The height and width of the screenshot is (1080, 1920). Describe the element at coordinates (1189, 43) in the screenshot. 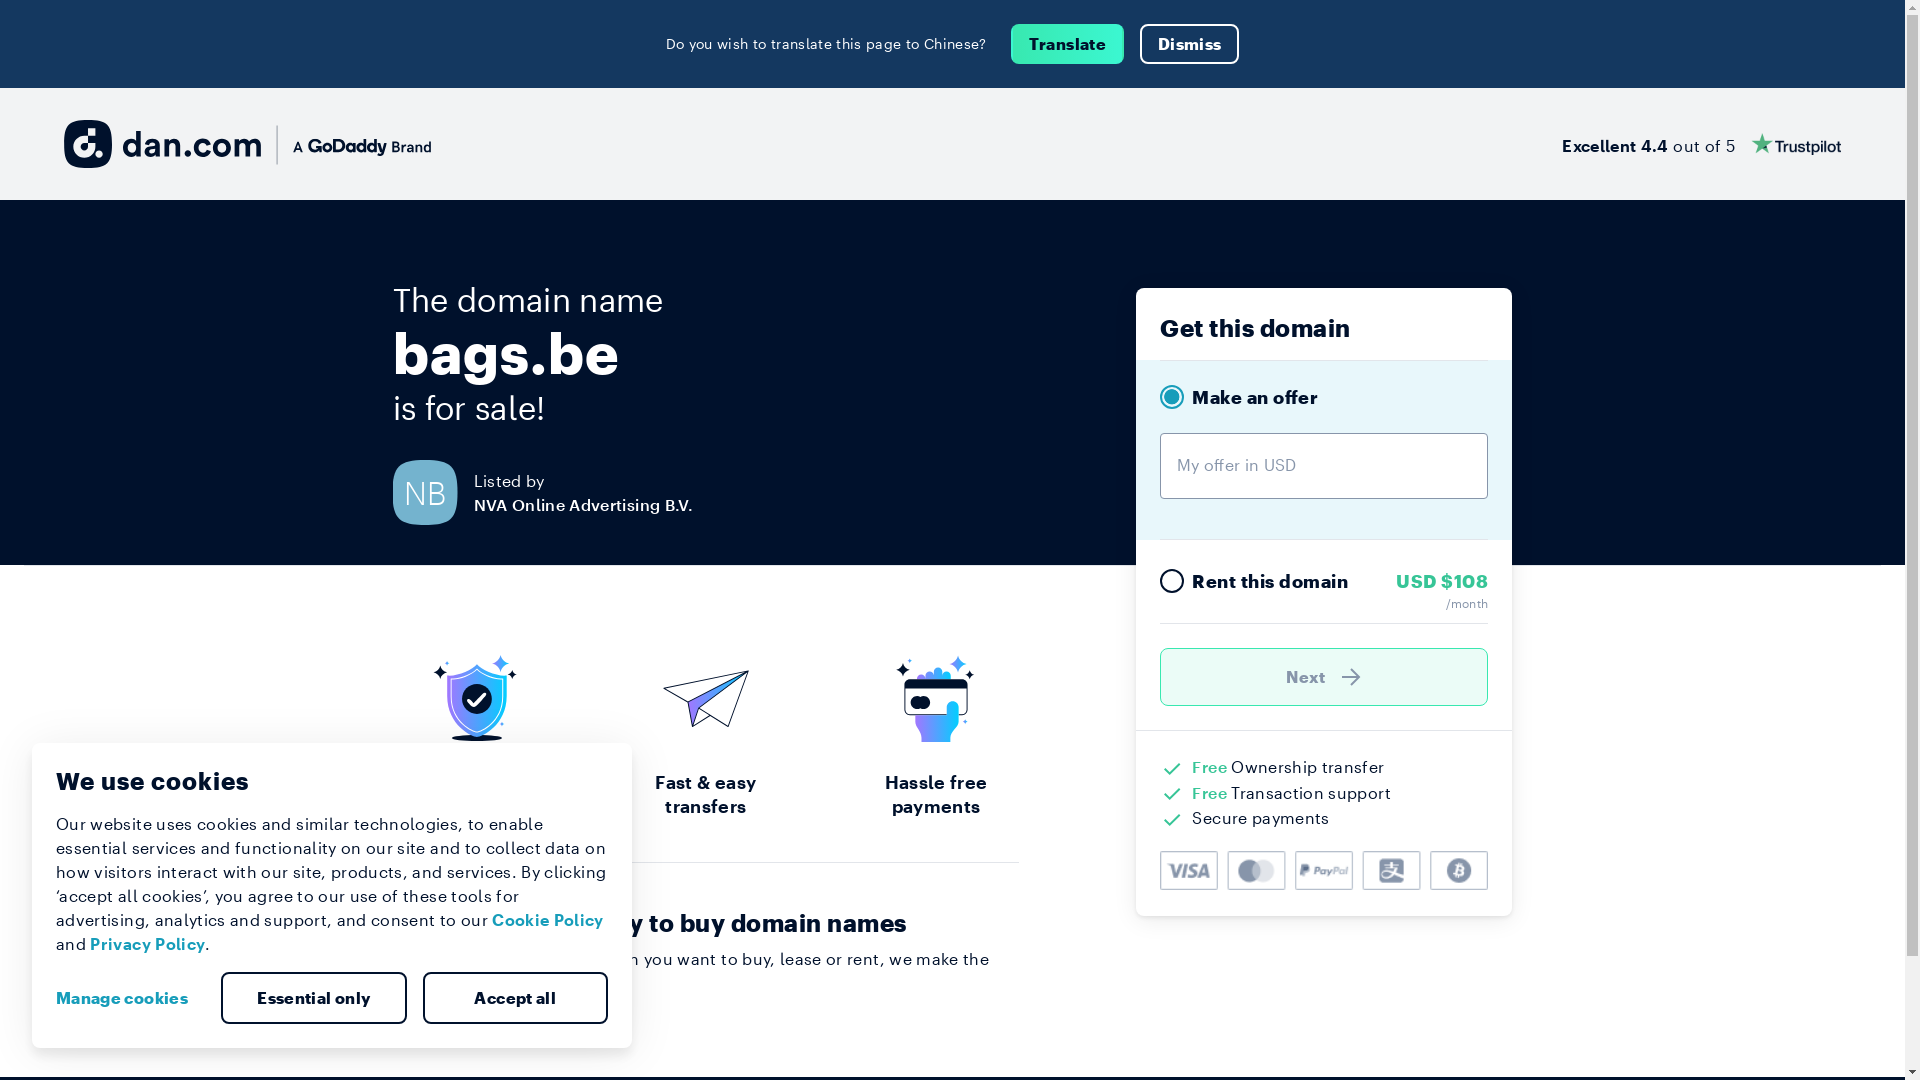

I see `'Dismiss'` at that location.